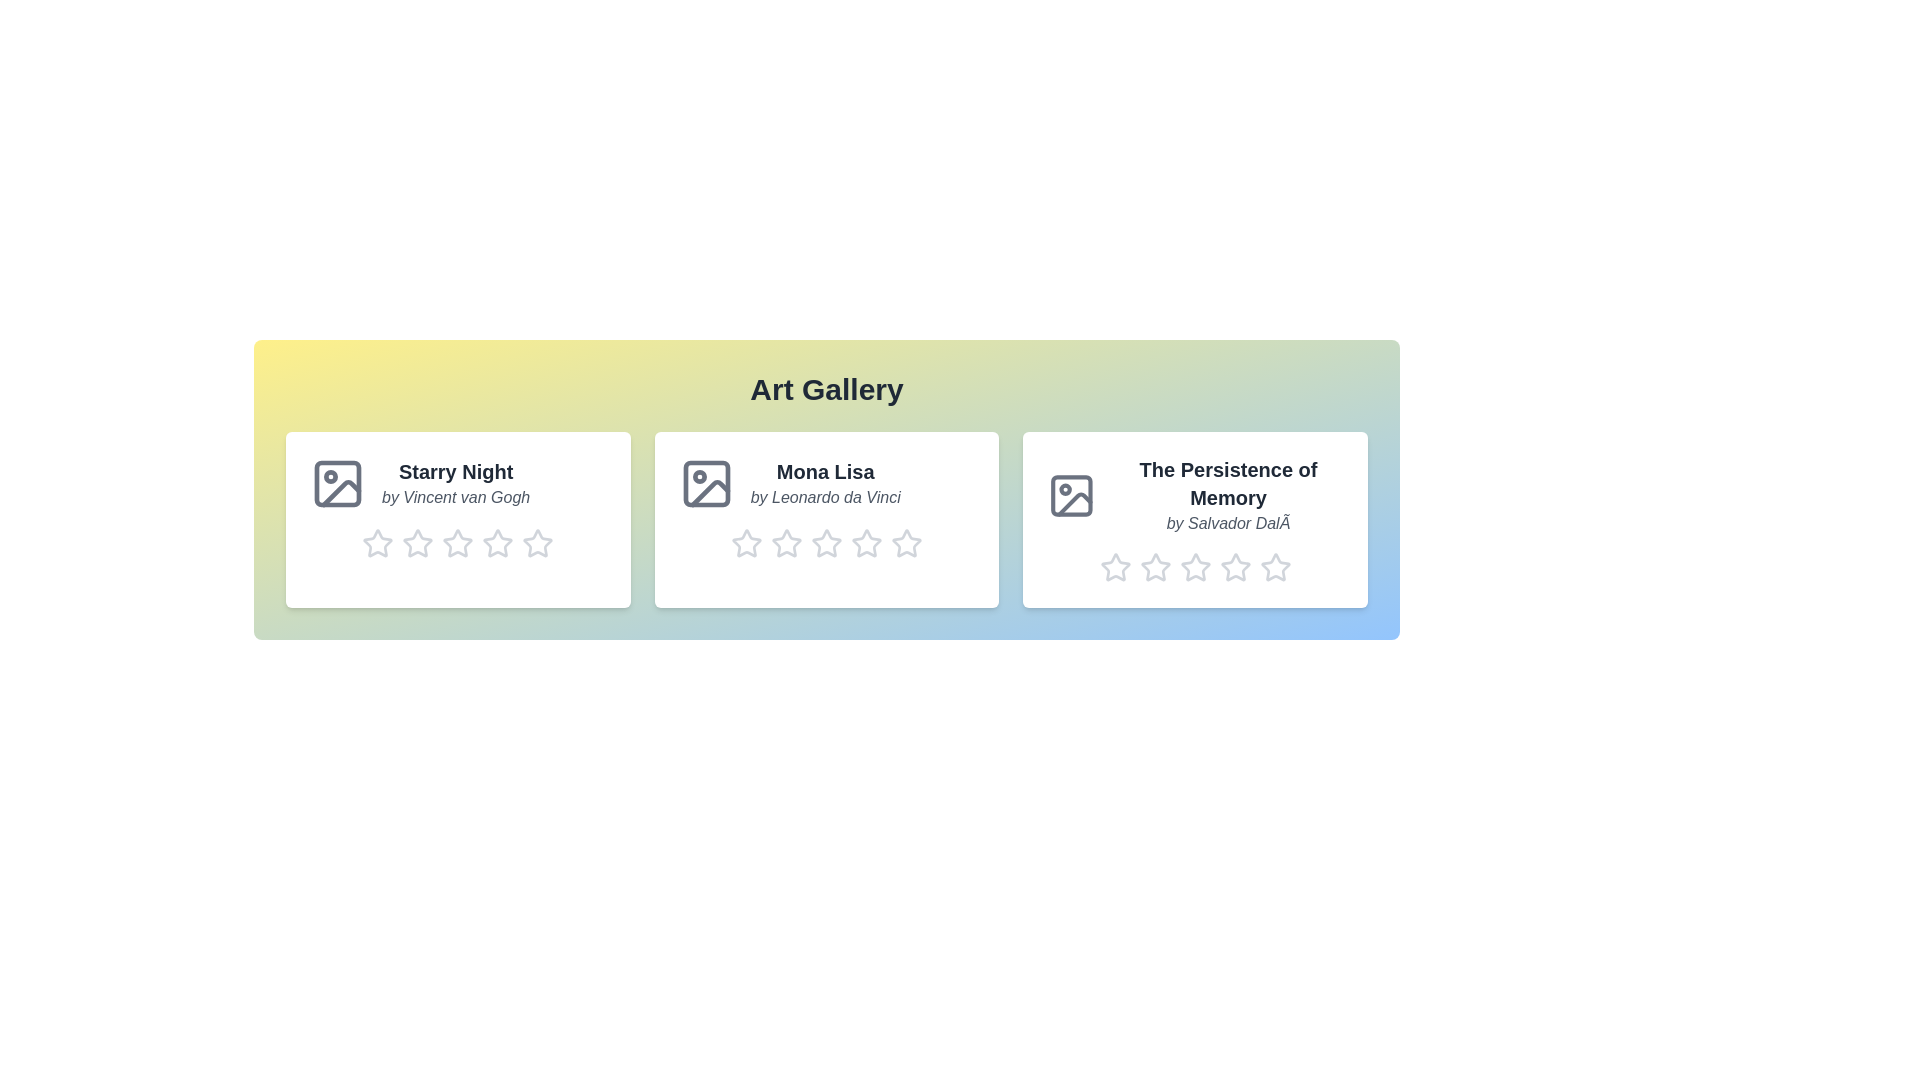 The height and width of the screenshot is (1080, 1920). What do you see at coordinates (537, 543) in the screenshot?
I see `the rating for the artwork 'Starry Night' to 5 stars` at bounding box center [537, 543].